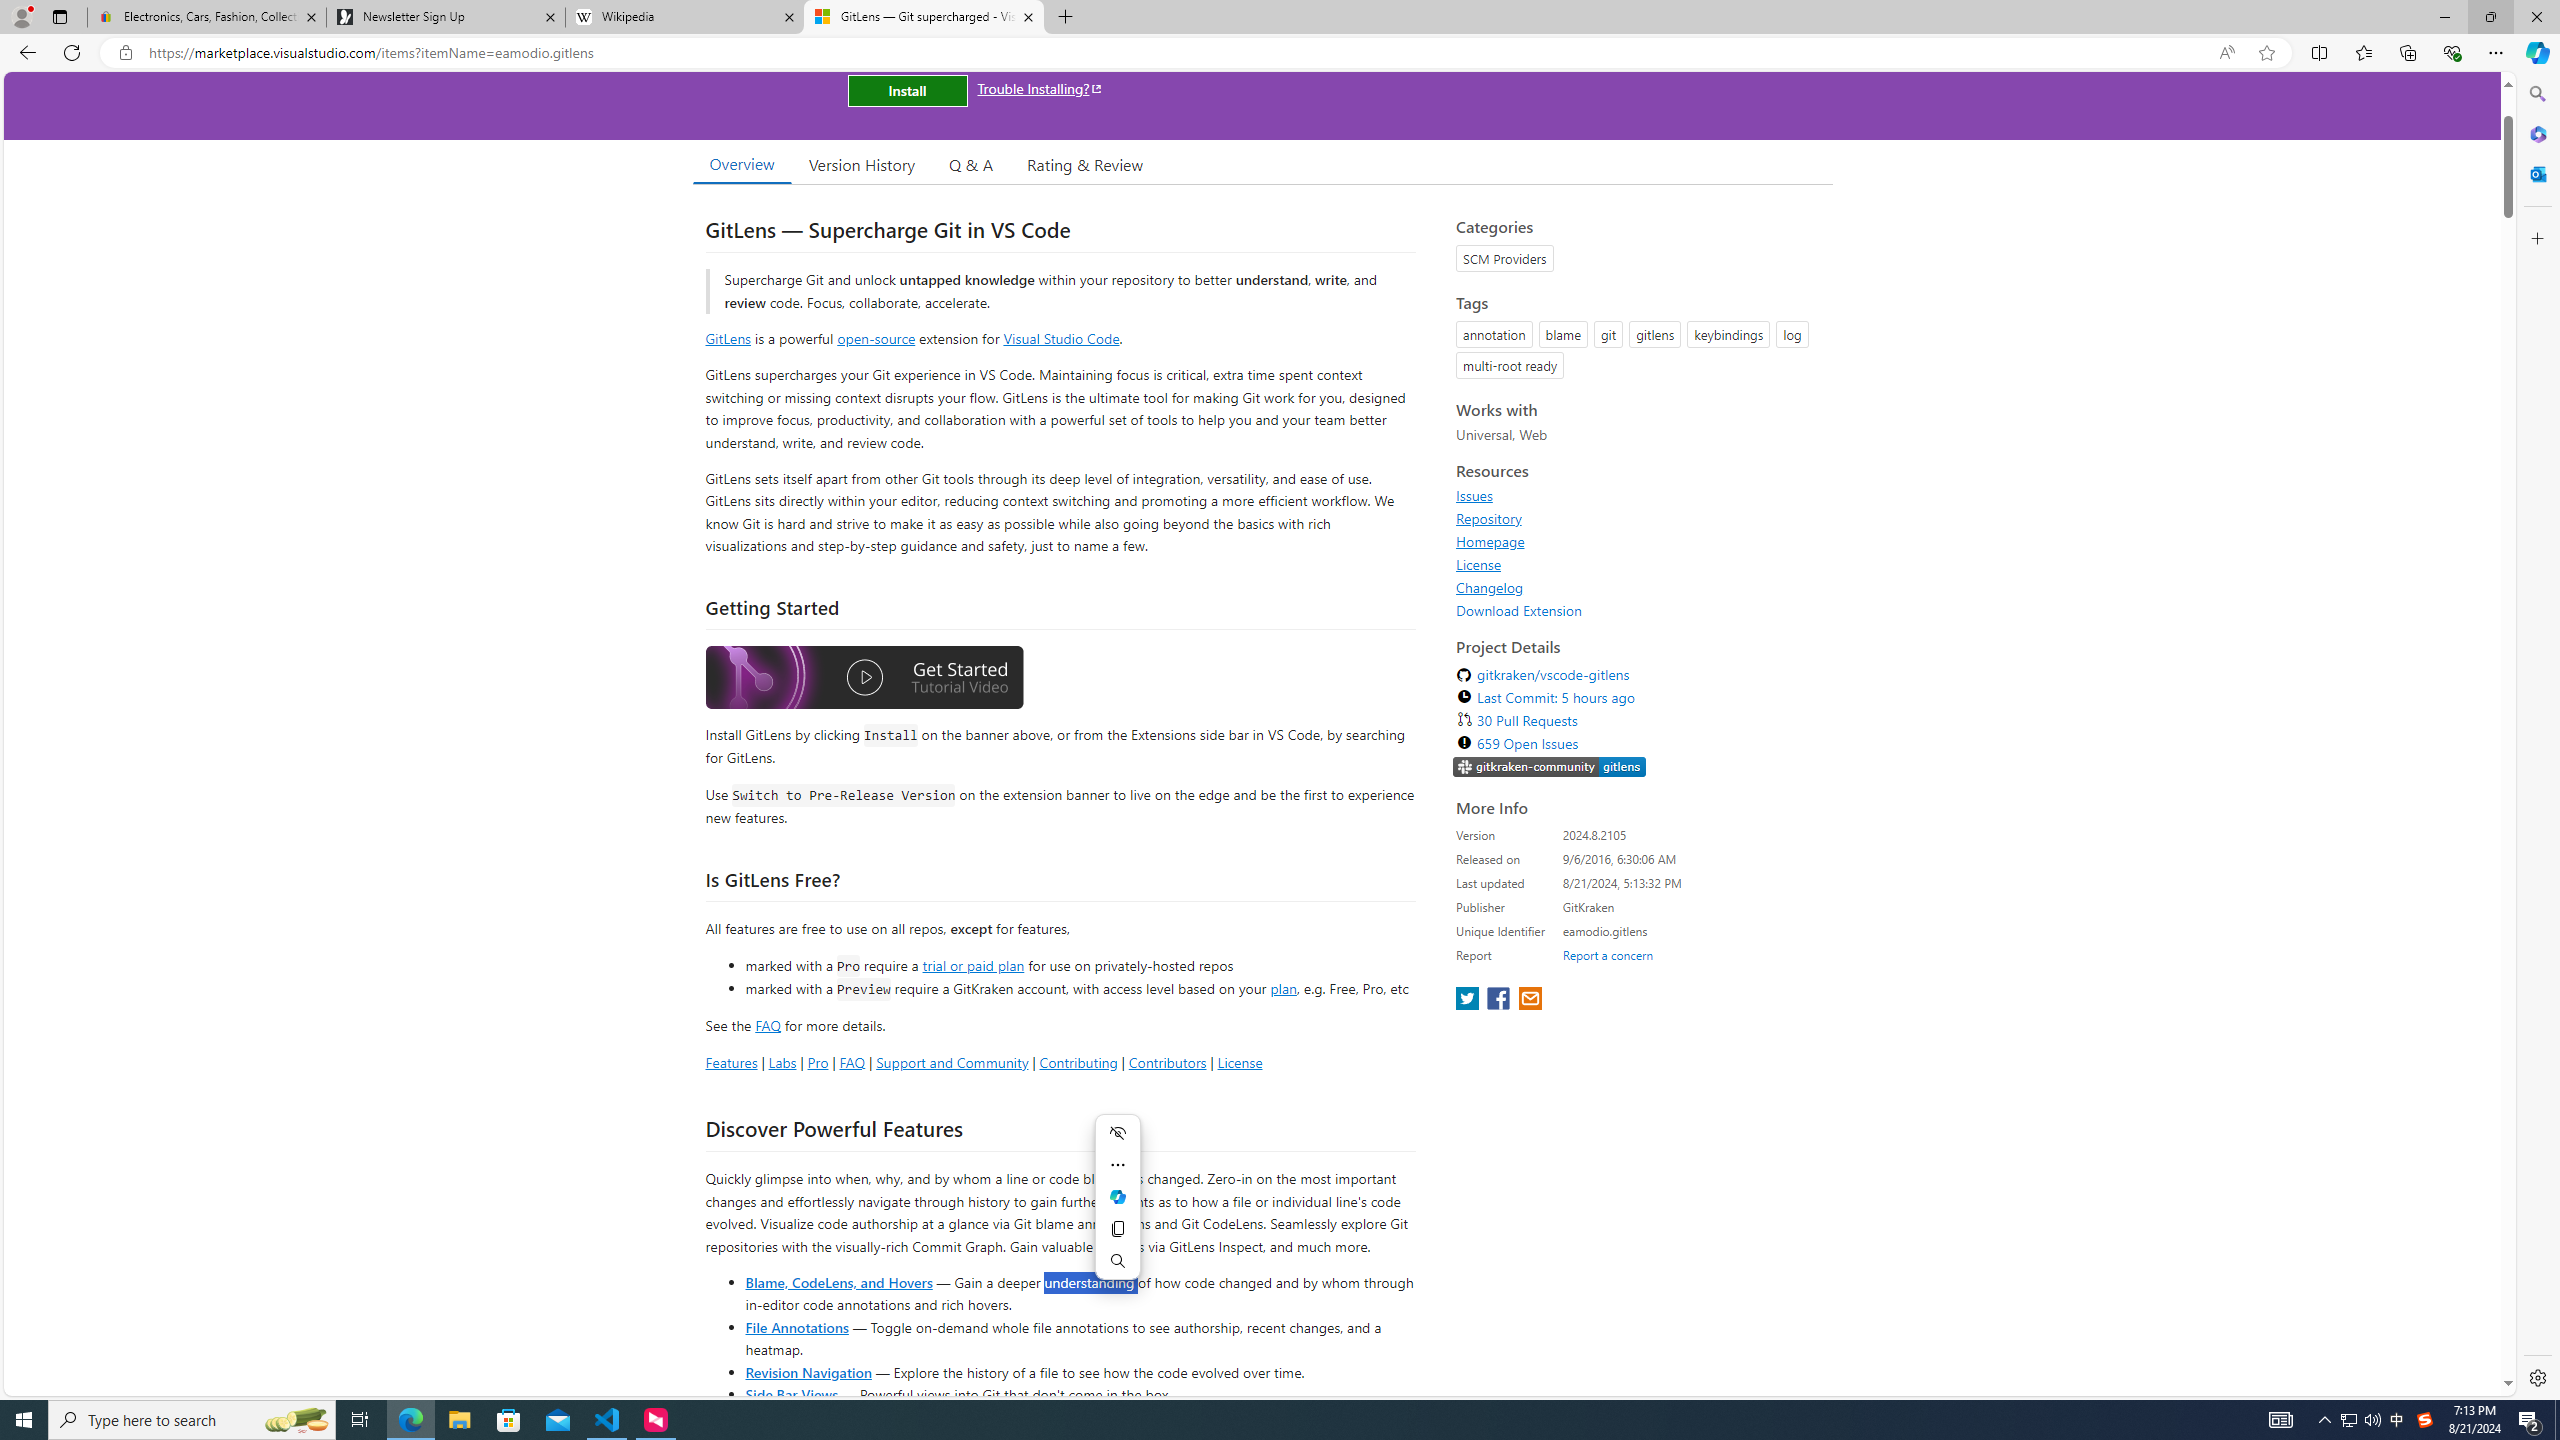 The width and height of the screenshot is (2560, 1440). Describe the element at coordinates (1116, 1133) in the screenshot. I see `'Hide menu'` at that location.